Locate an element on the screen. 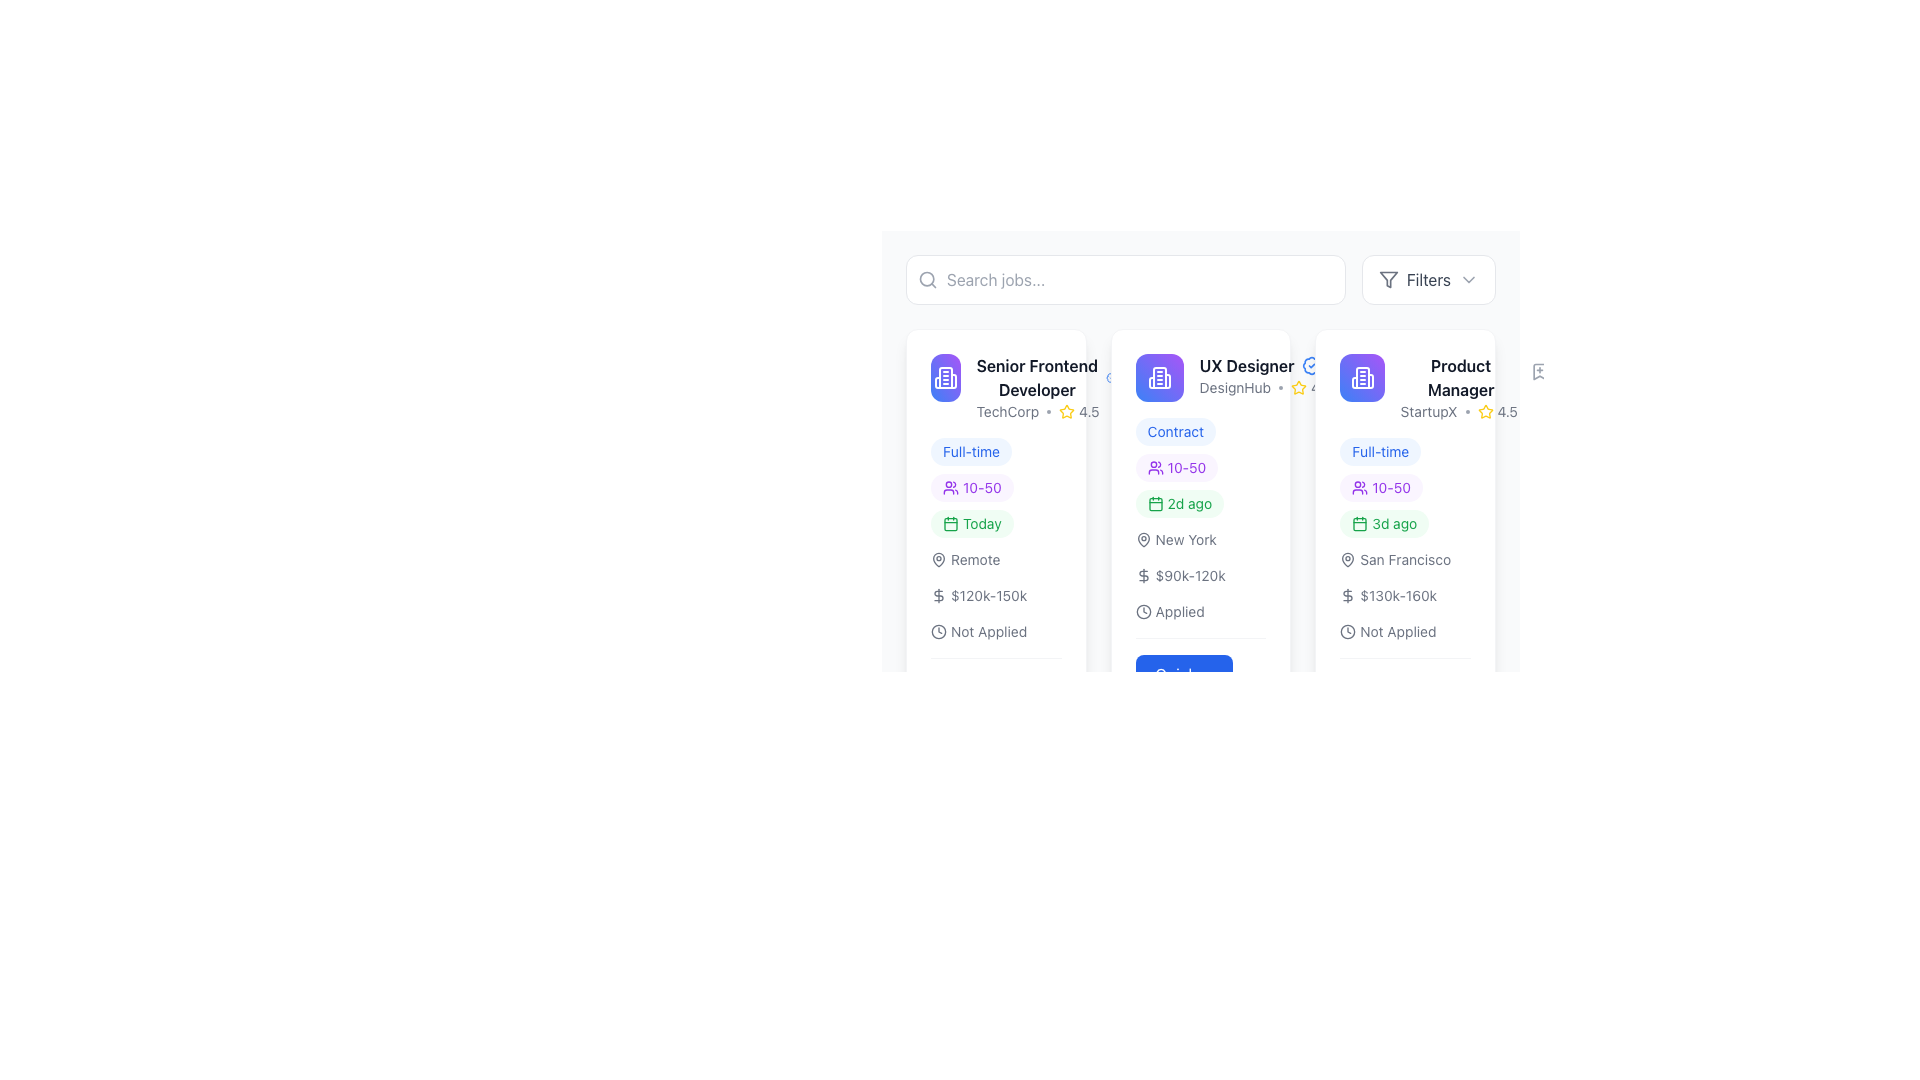 The width and height of the screenshot is (1920, 1080). the rating indicator element that shows '4.5' with a yellow star icon, located to the right of the 'TechCorp' text in the job listing card is located at coordinates (1078, 411).